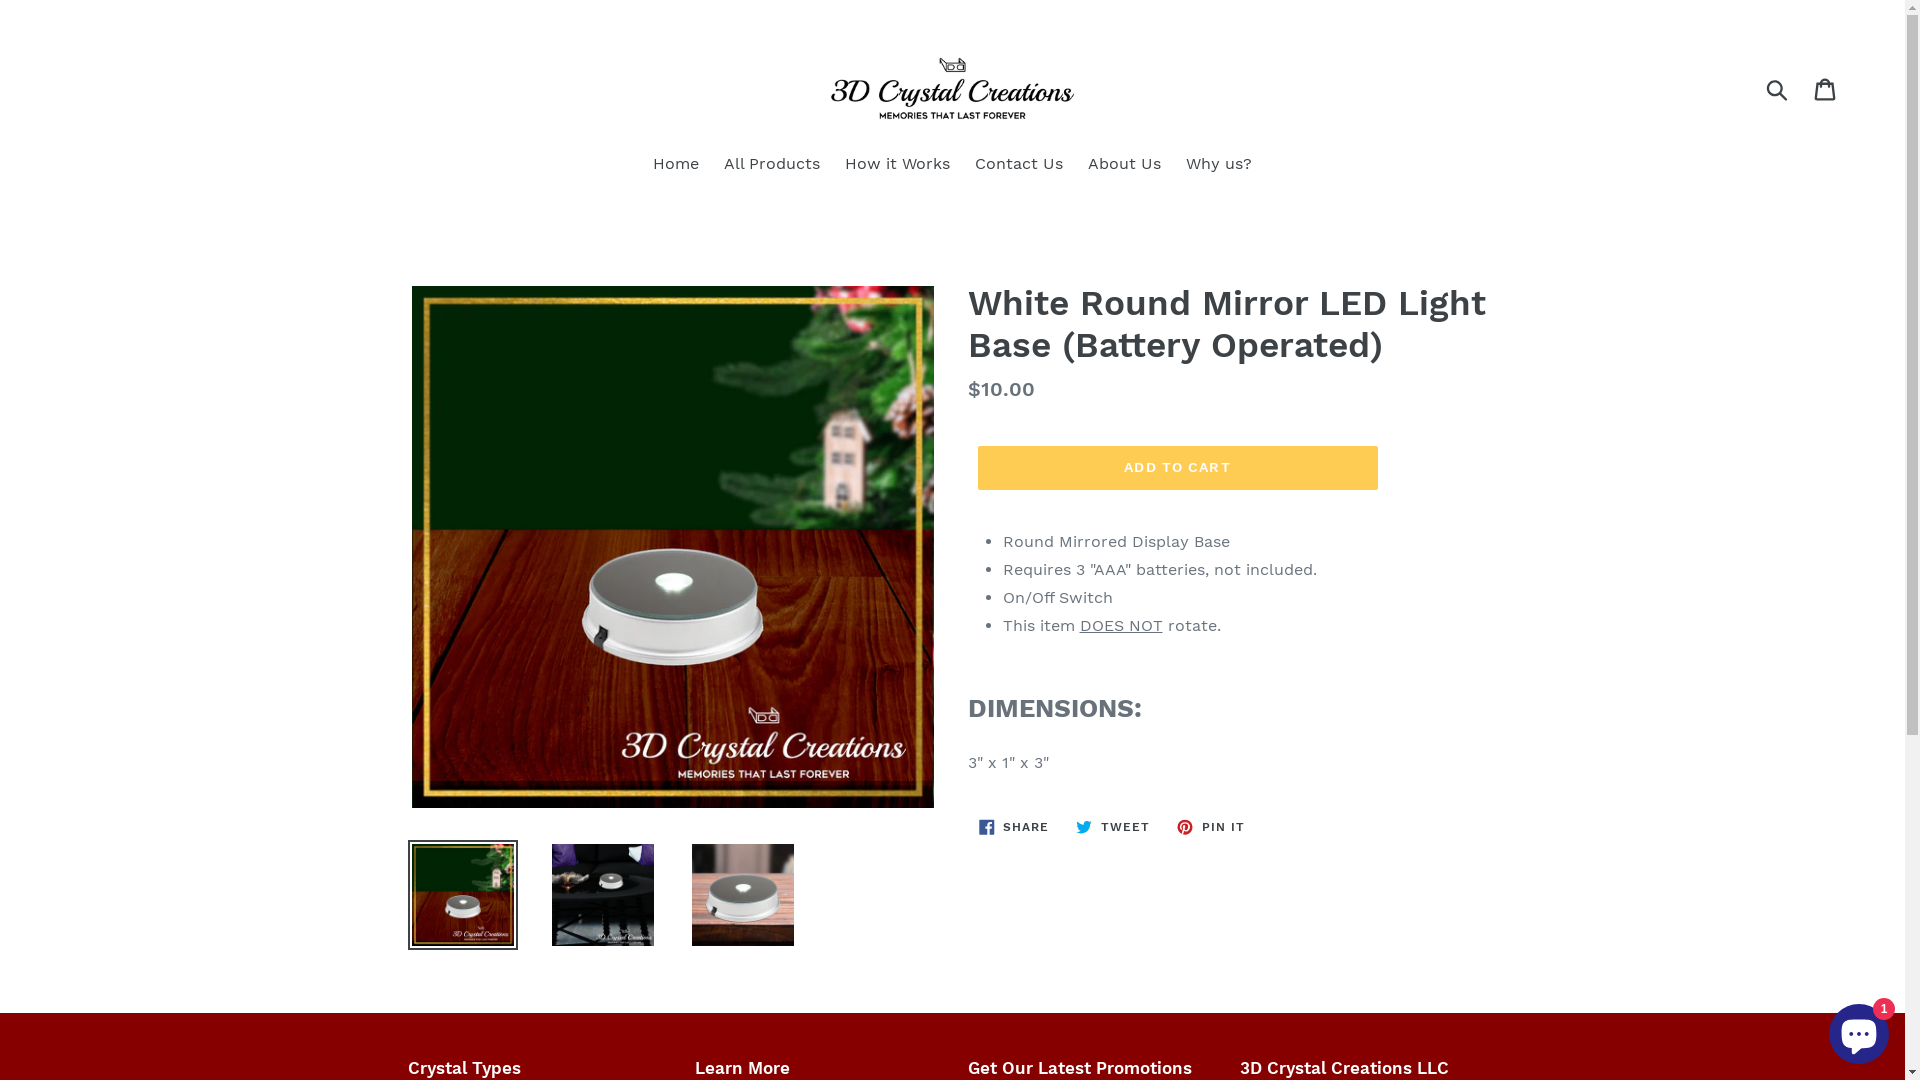 The height and width of the screenshot is (1080, 1920). I want to click on 'ADD TO CART', so click(1177, 467).